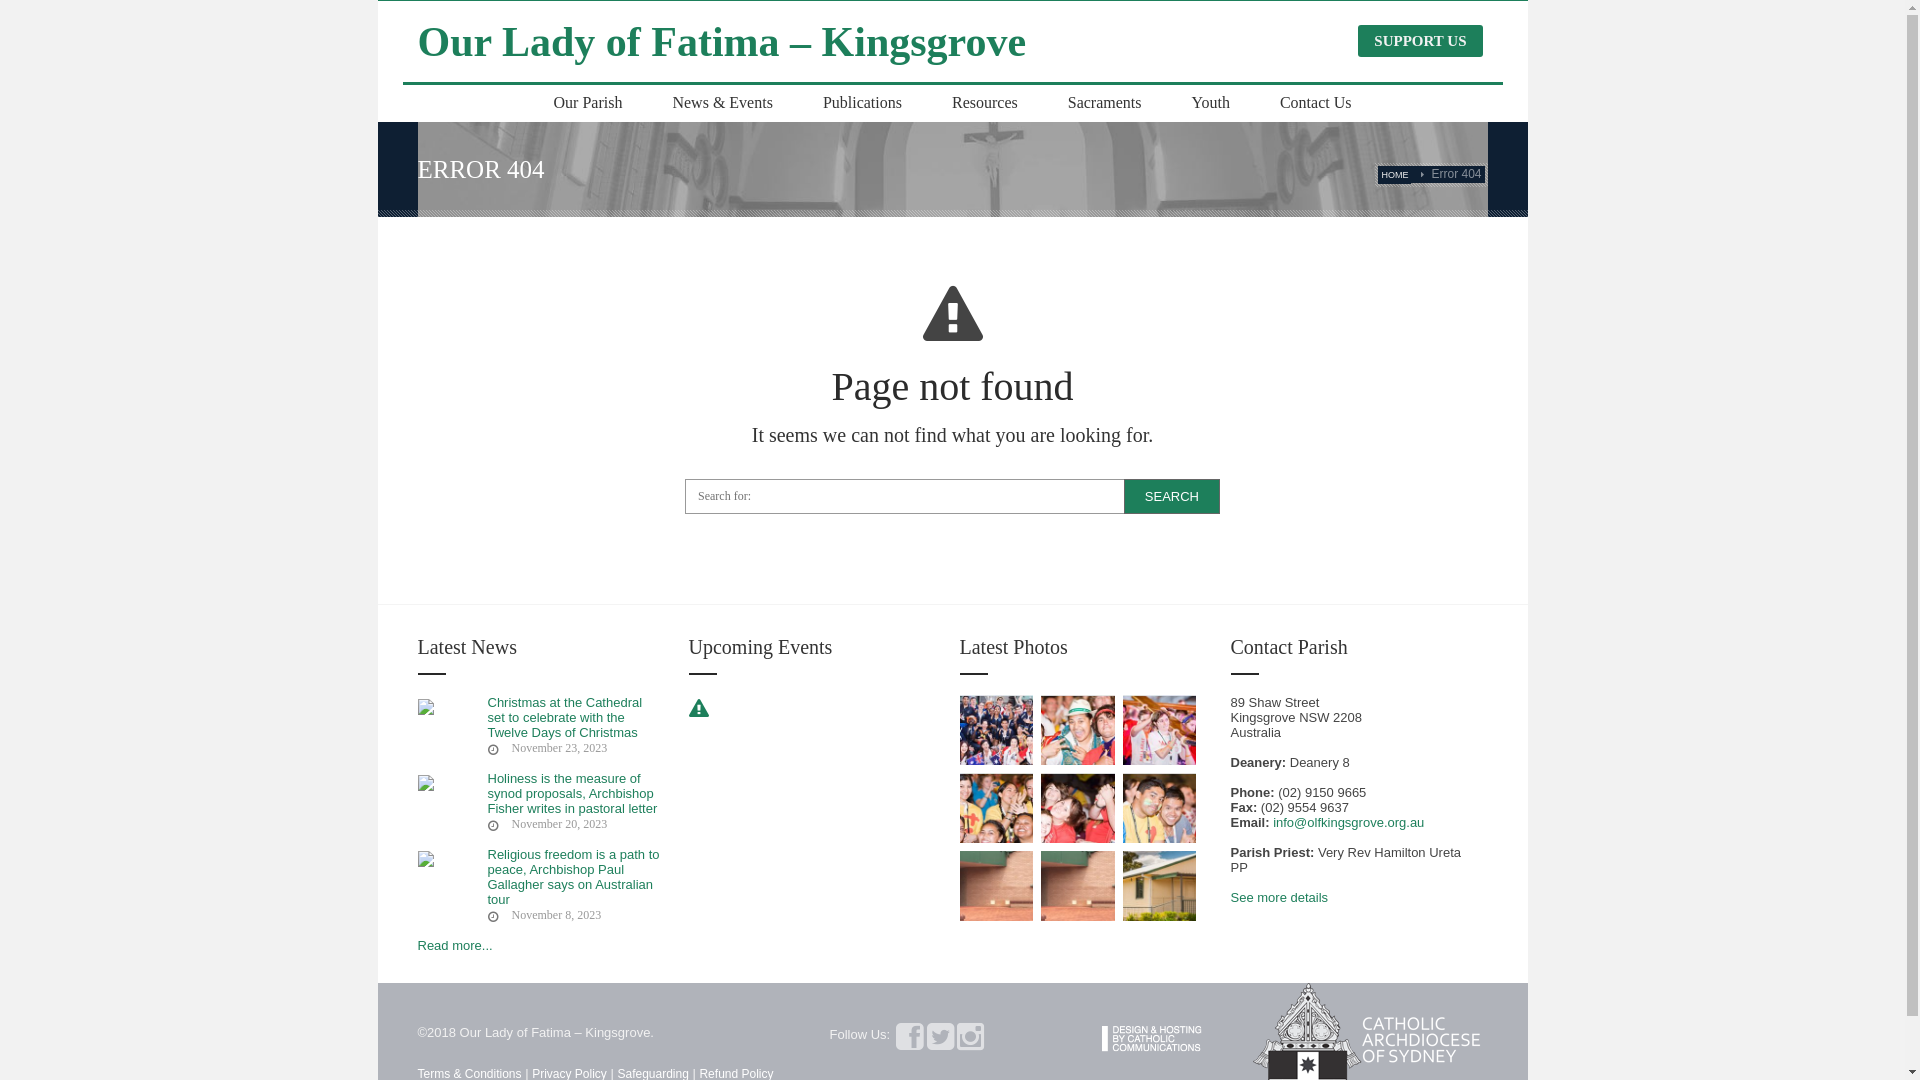 The width and height of the screenshot is (1920, 1080). Describe the element at coordinates (720, 103) in the screenshot. I see `'News & Events'` at that location.